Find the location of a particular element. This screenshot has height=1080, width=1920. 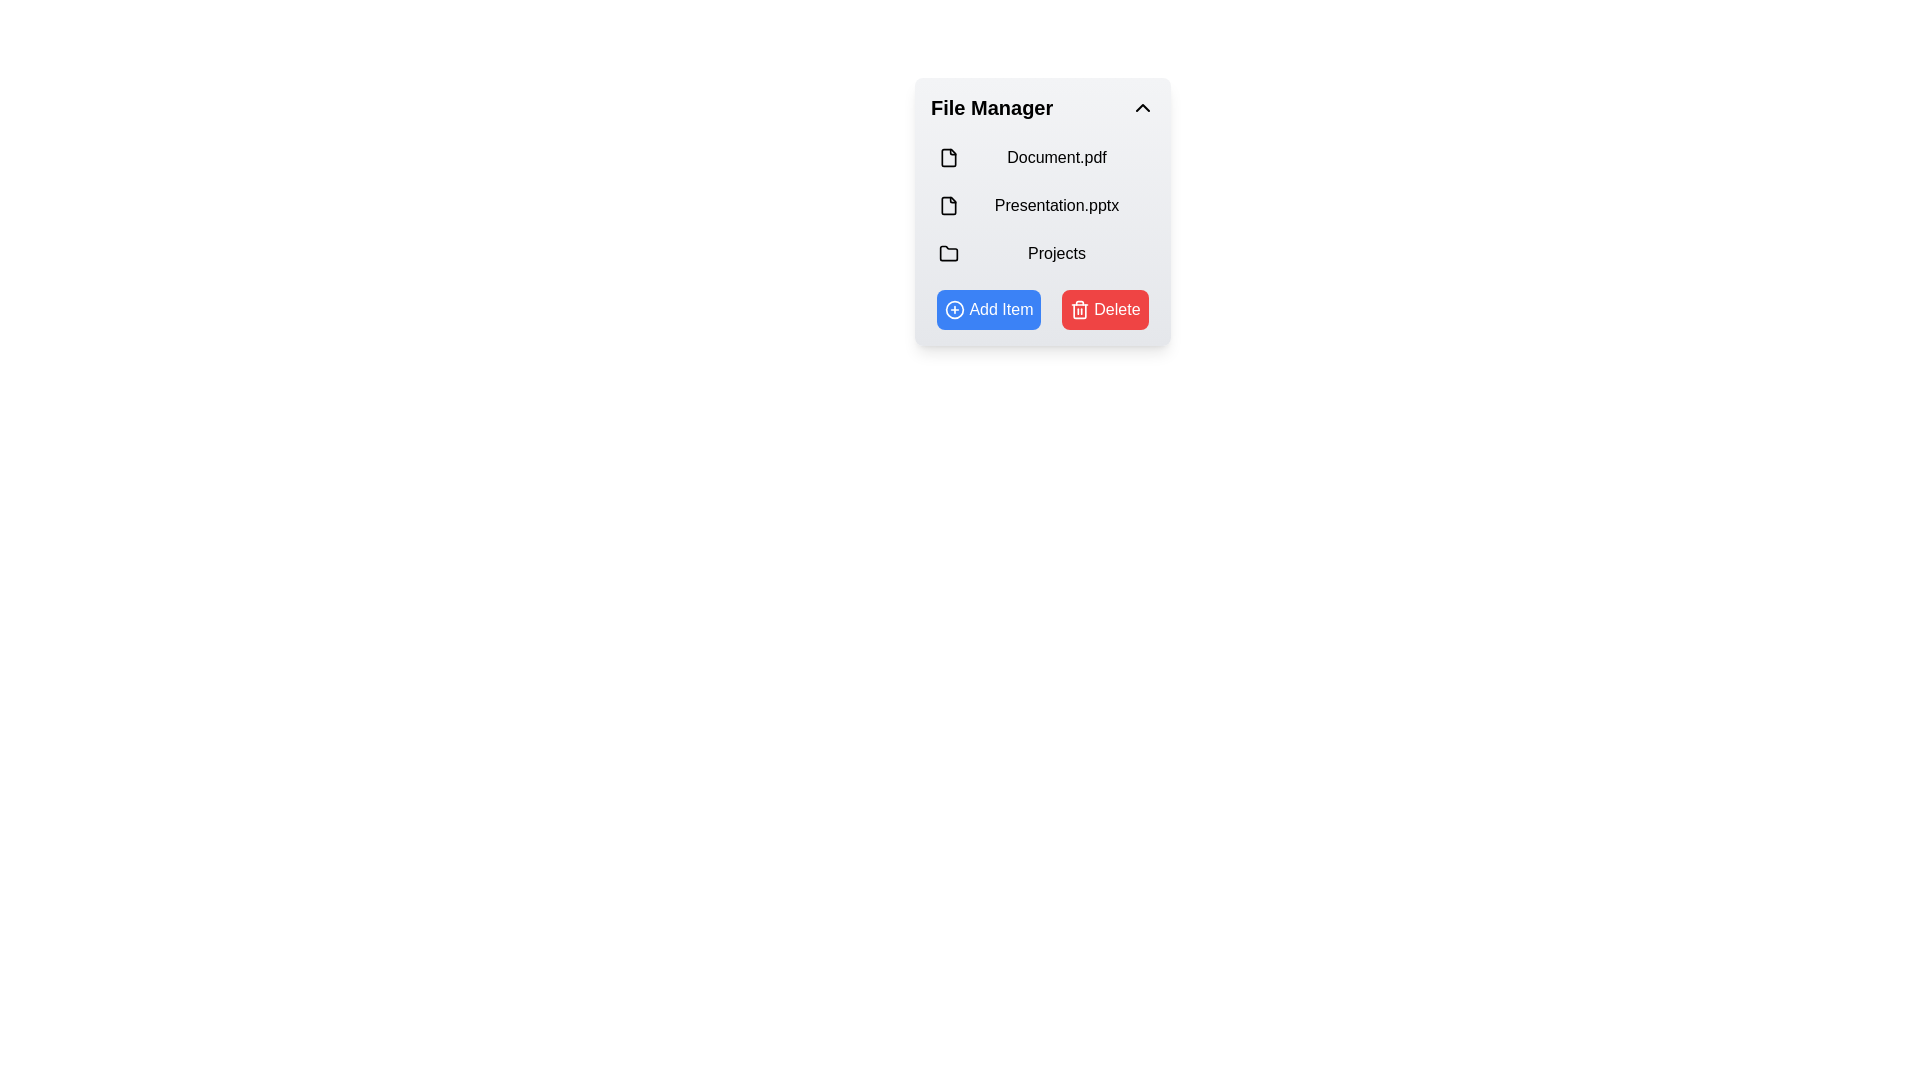

the text label displaying 'Presentation.pptx' in a file manager is located at coordinates (1055, 205).